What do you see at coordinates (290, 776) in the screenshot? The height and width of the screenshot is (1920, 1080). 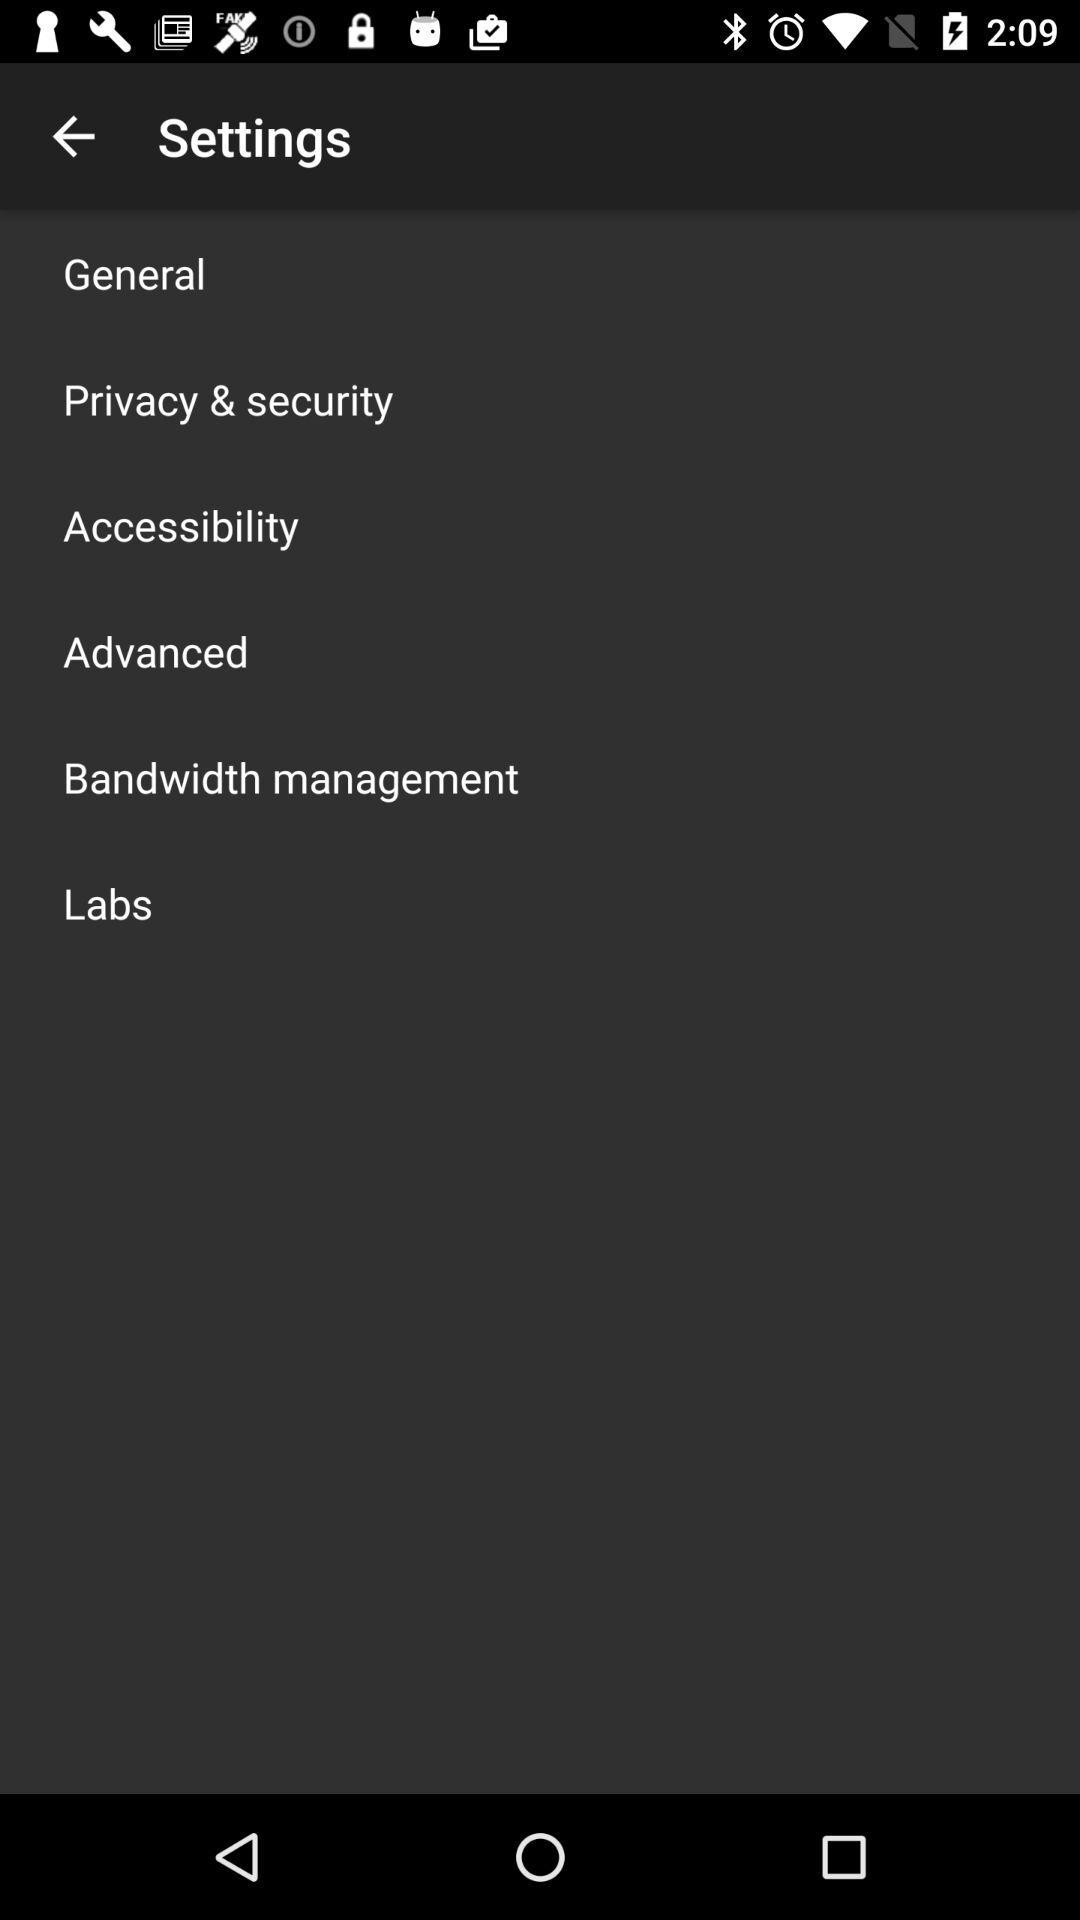 I see `icon below advanced` at bounding box center [290, 776].